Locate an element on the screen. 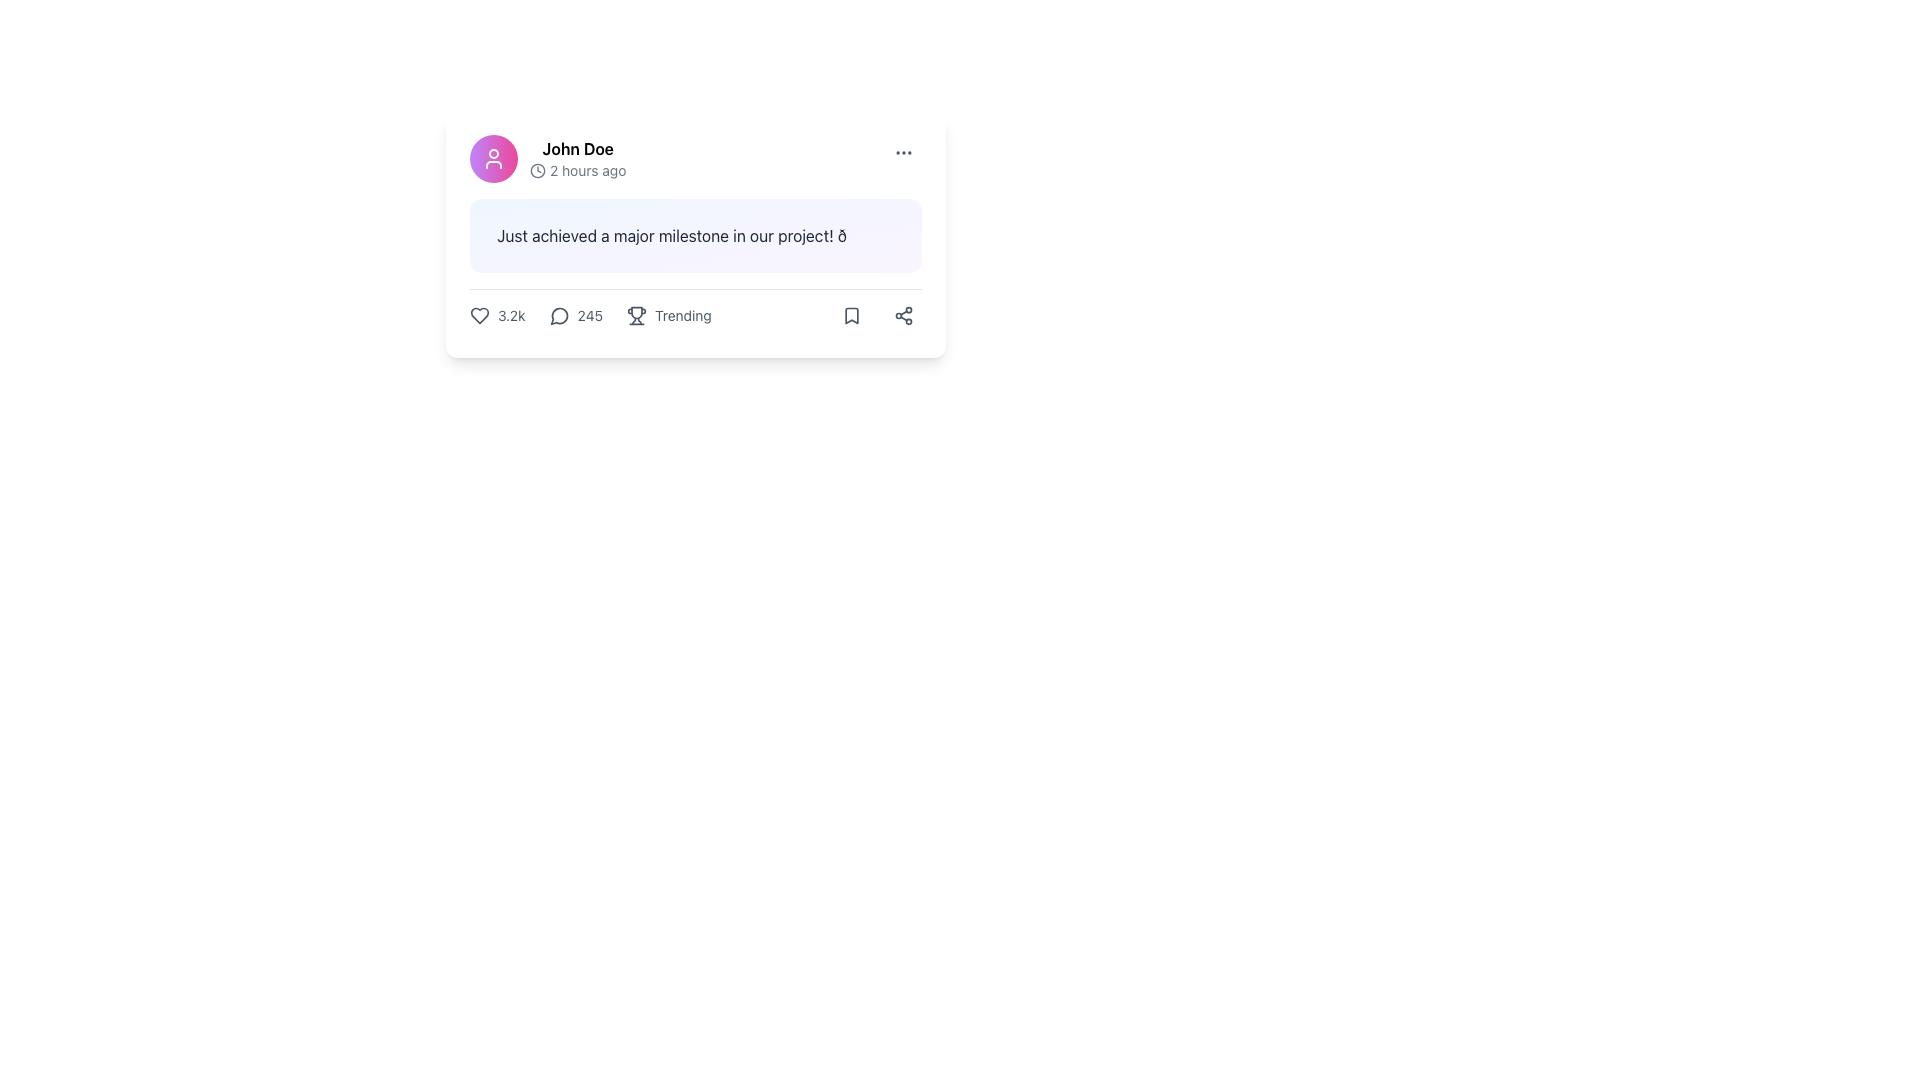 Image resolution: width=1920 pixels, height=1080 pixels. the Text label indicating trending content, which is located in the bottom section of a content card, after the comment count and before the share button is located at coordinates (683, 315).